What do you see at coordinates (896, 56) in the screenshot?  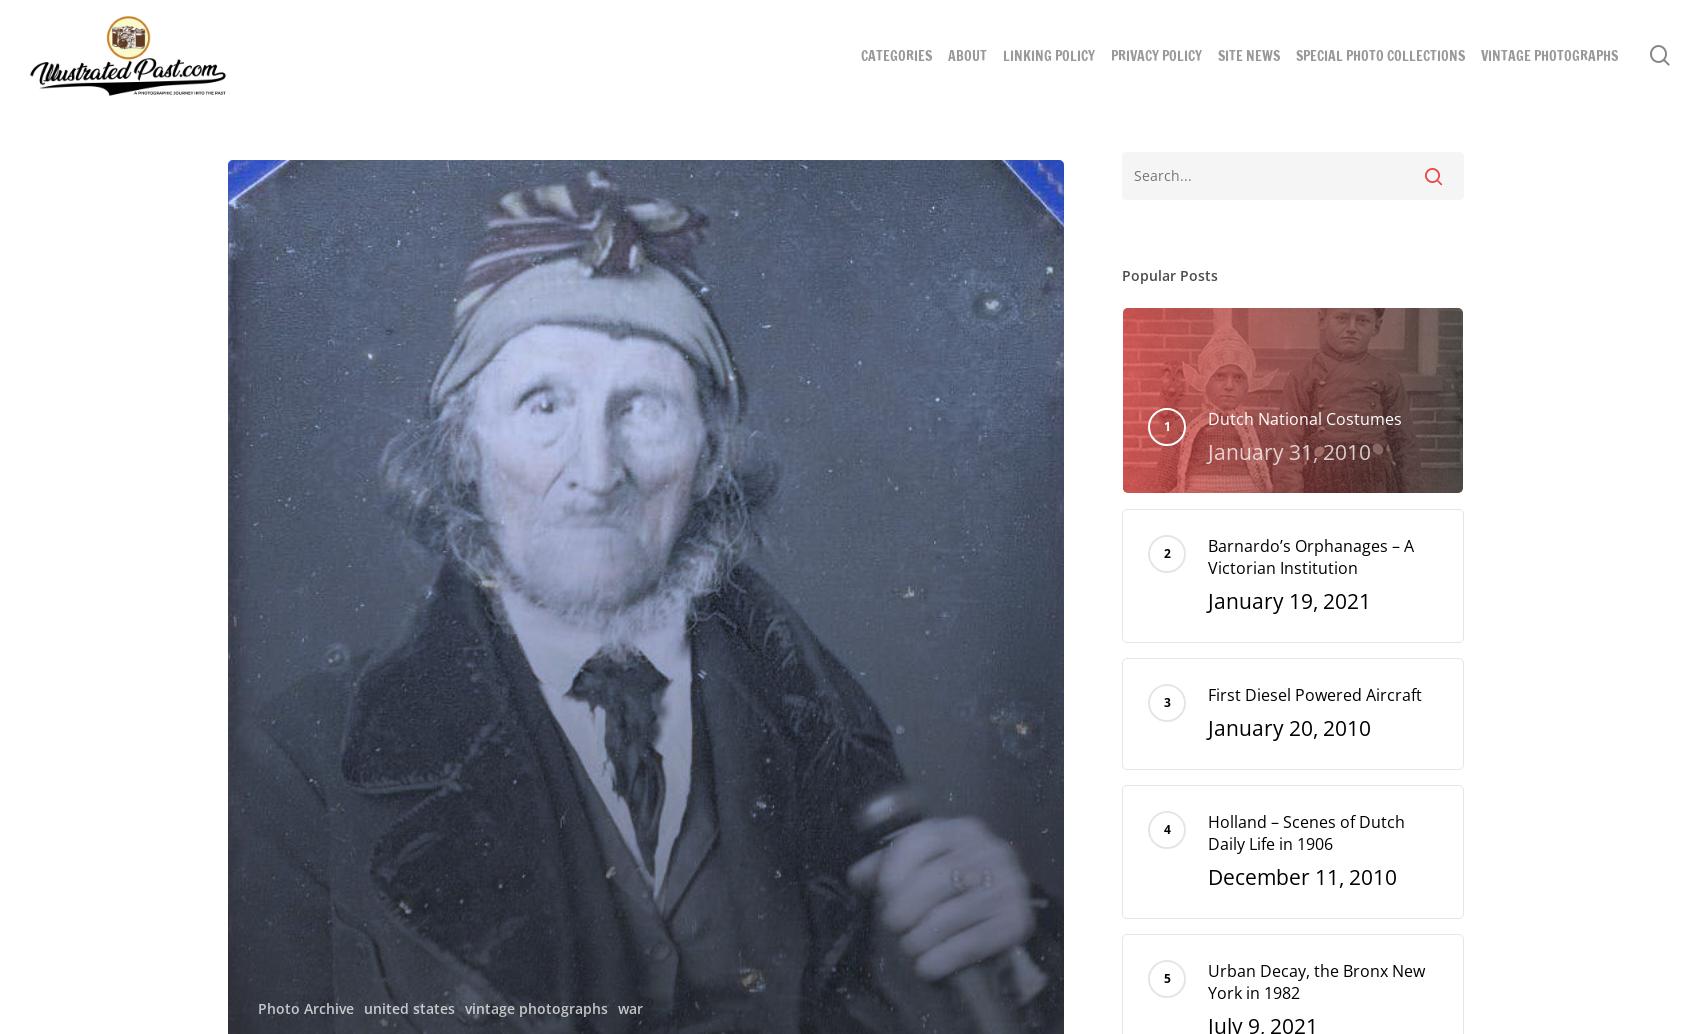 I see `'Categories'` at bounding box center [896, 56].